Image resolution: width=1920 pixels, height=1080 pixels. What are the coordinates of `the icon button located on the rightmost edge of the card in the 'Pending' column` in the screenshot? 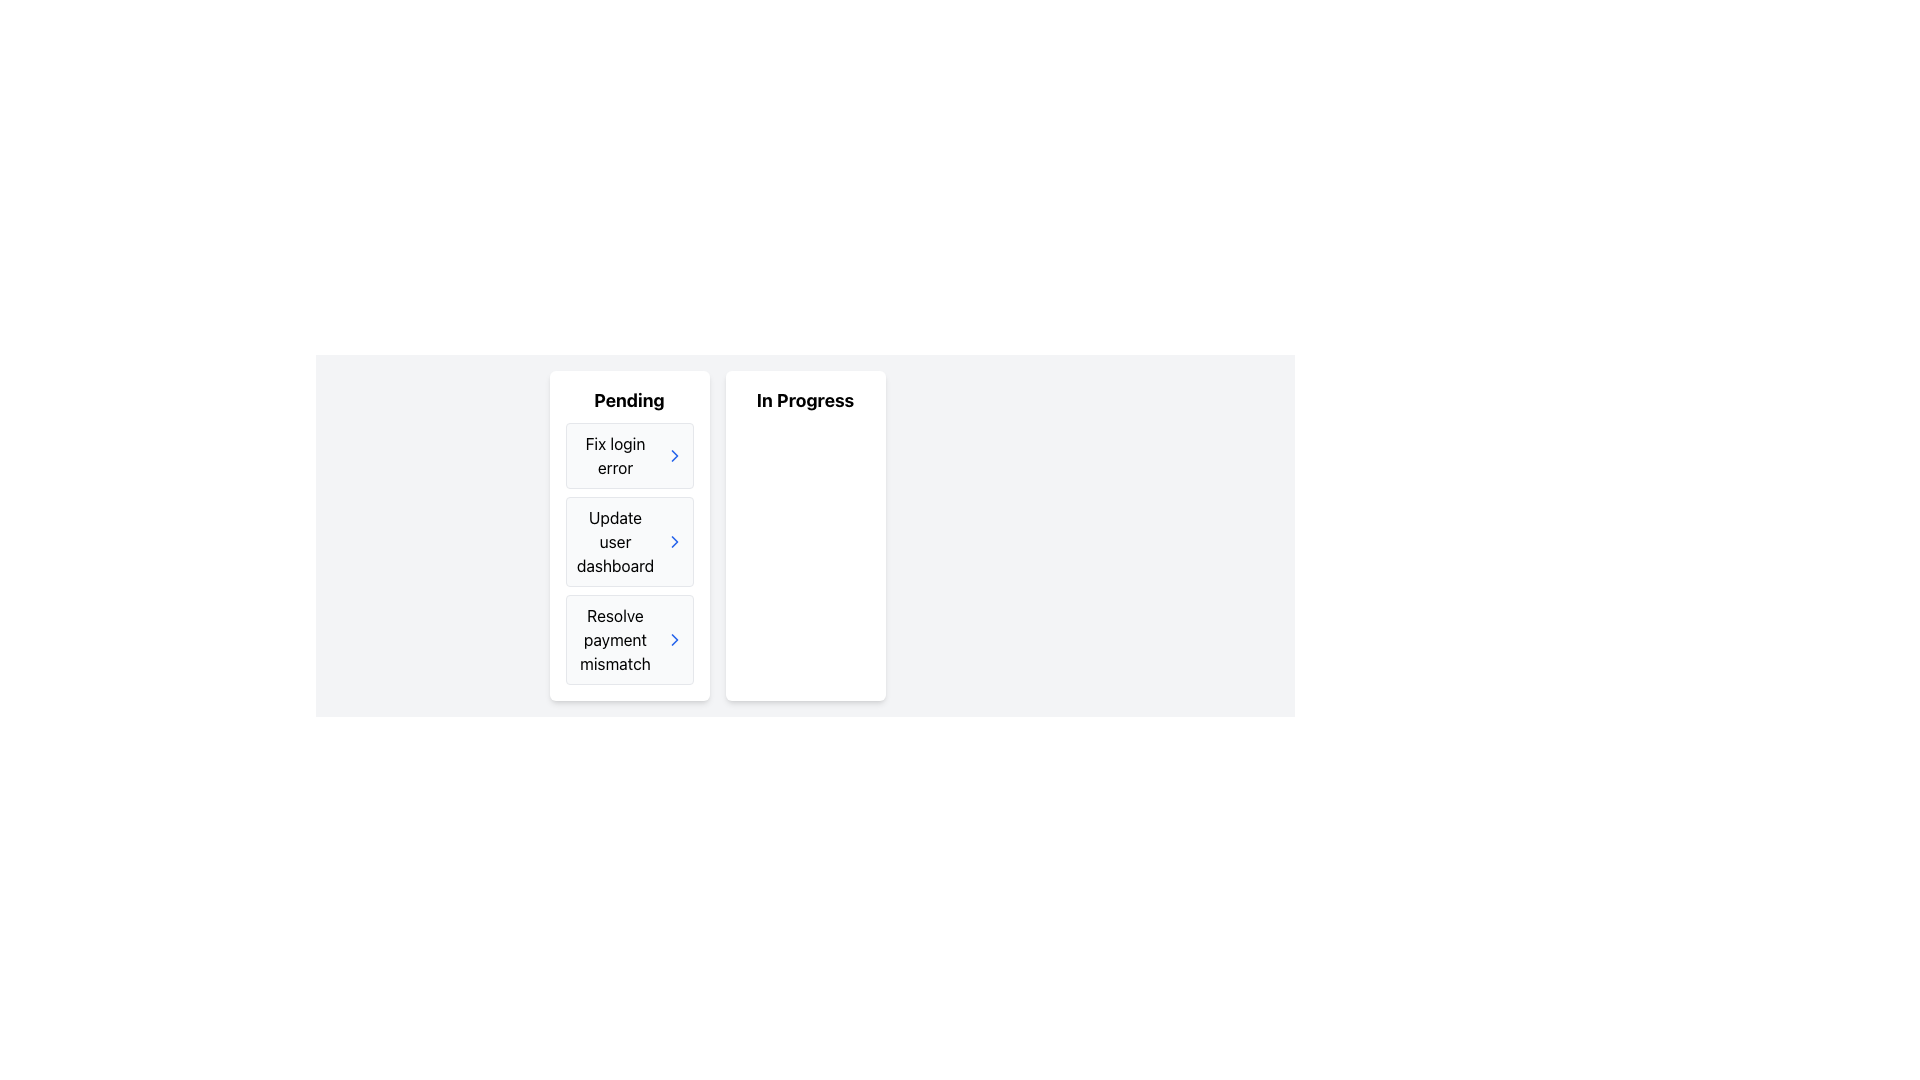 It's located at (674, 640).